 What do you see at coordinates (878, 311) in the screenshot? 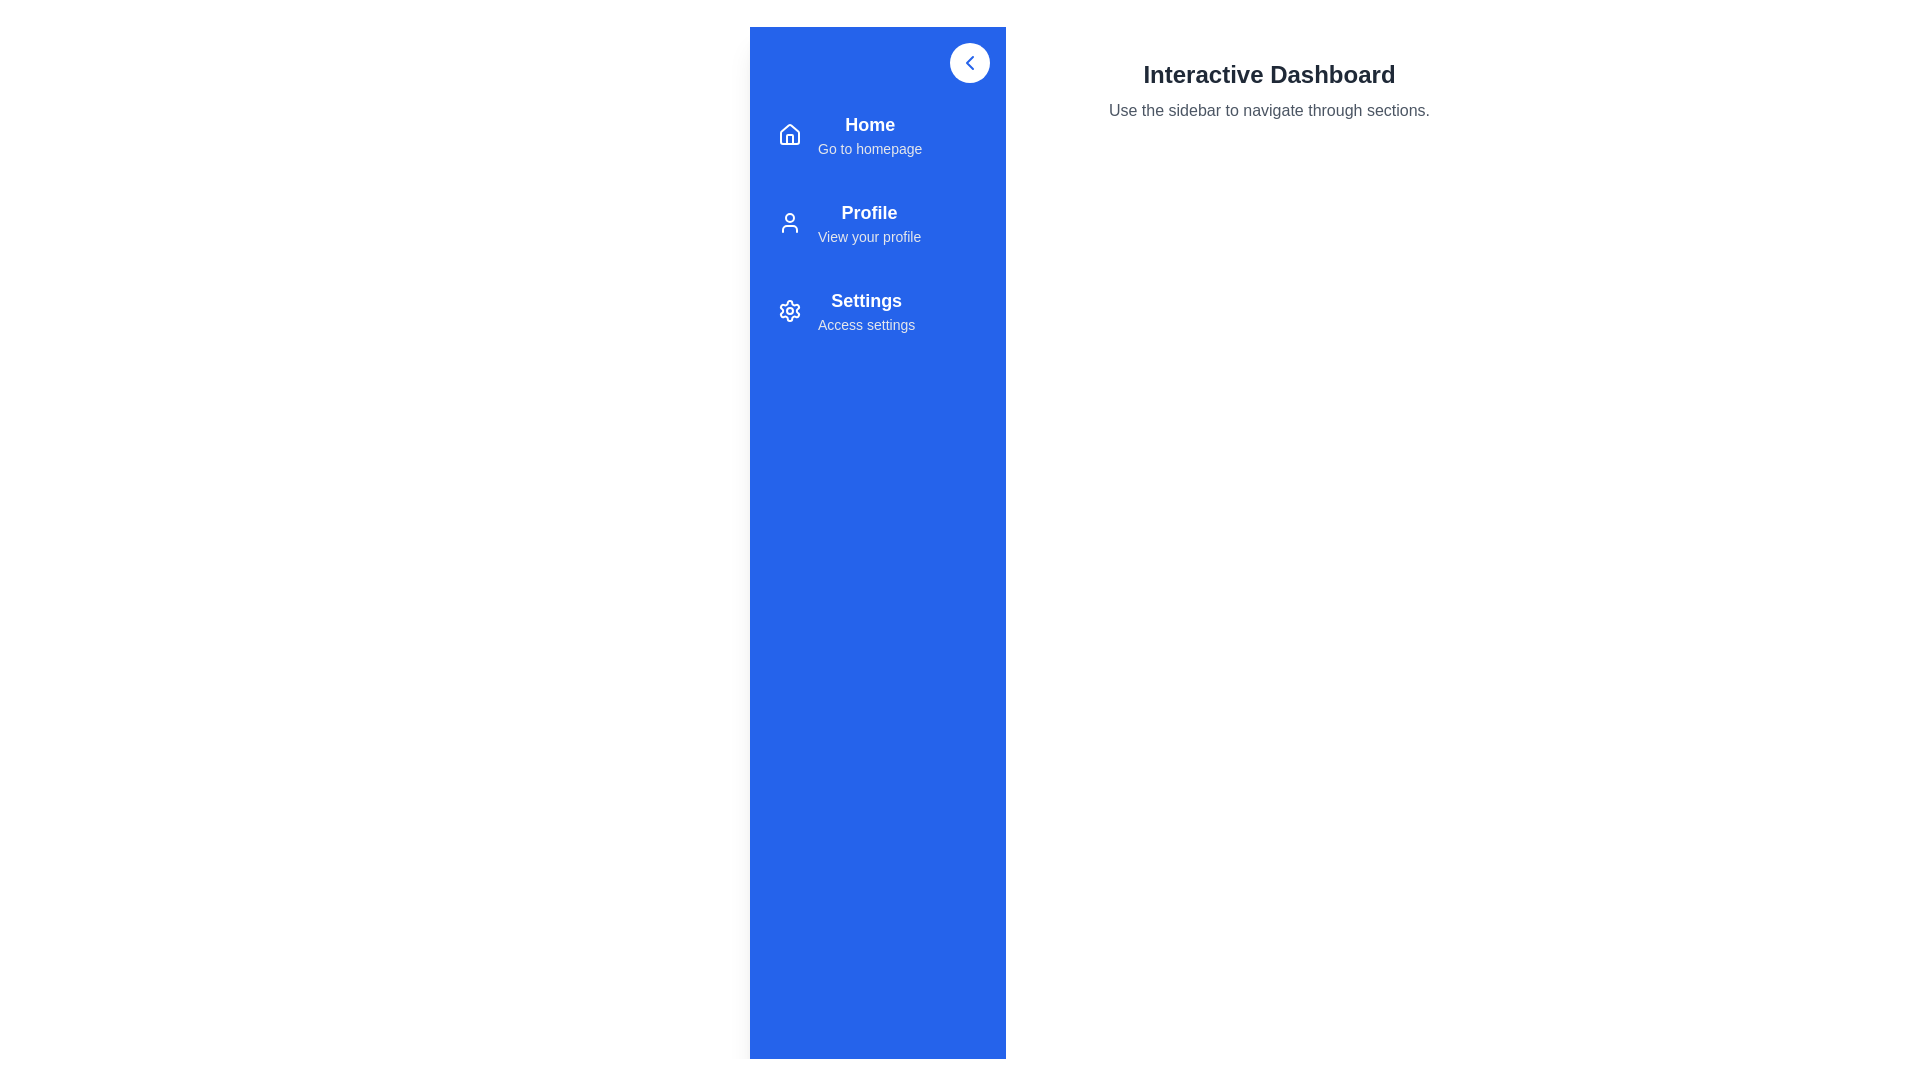
I see `the menu item Settings to reveal its visual effect` at bounding box center [878, 311].